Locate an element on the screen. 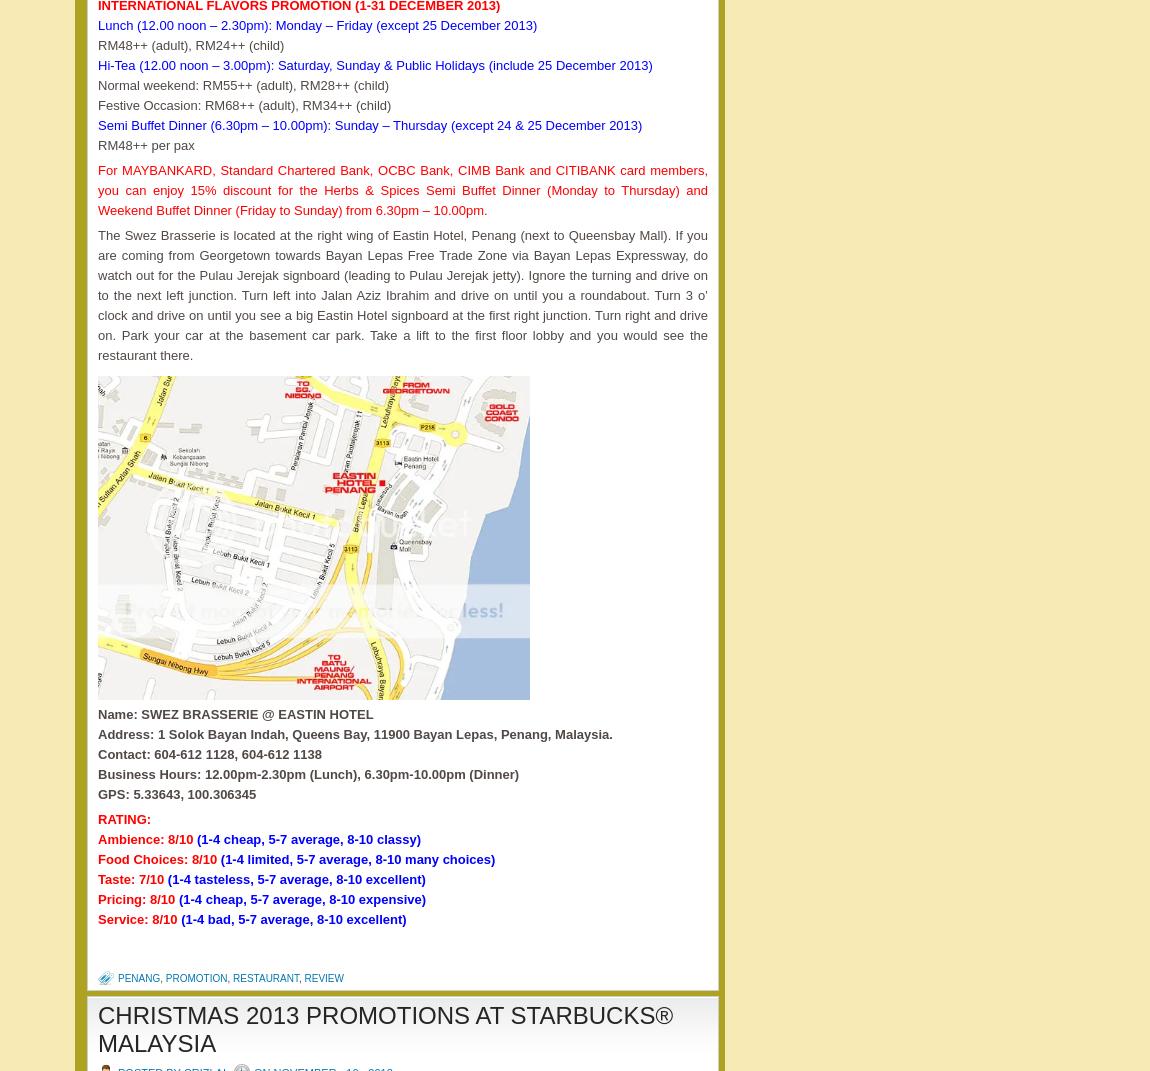 This screenshot has height=1071, width=1150. 'Address: 1 Solok Bayan Indah, Queens Bay, 11900 Bayan Lepas, Penang, Malaysia.' is located at coordinates (355, 734).